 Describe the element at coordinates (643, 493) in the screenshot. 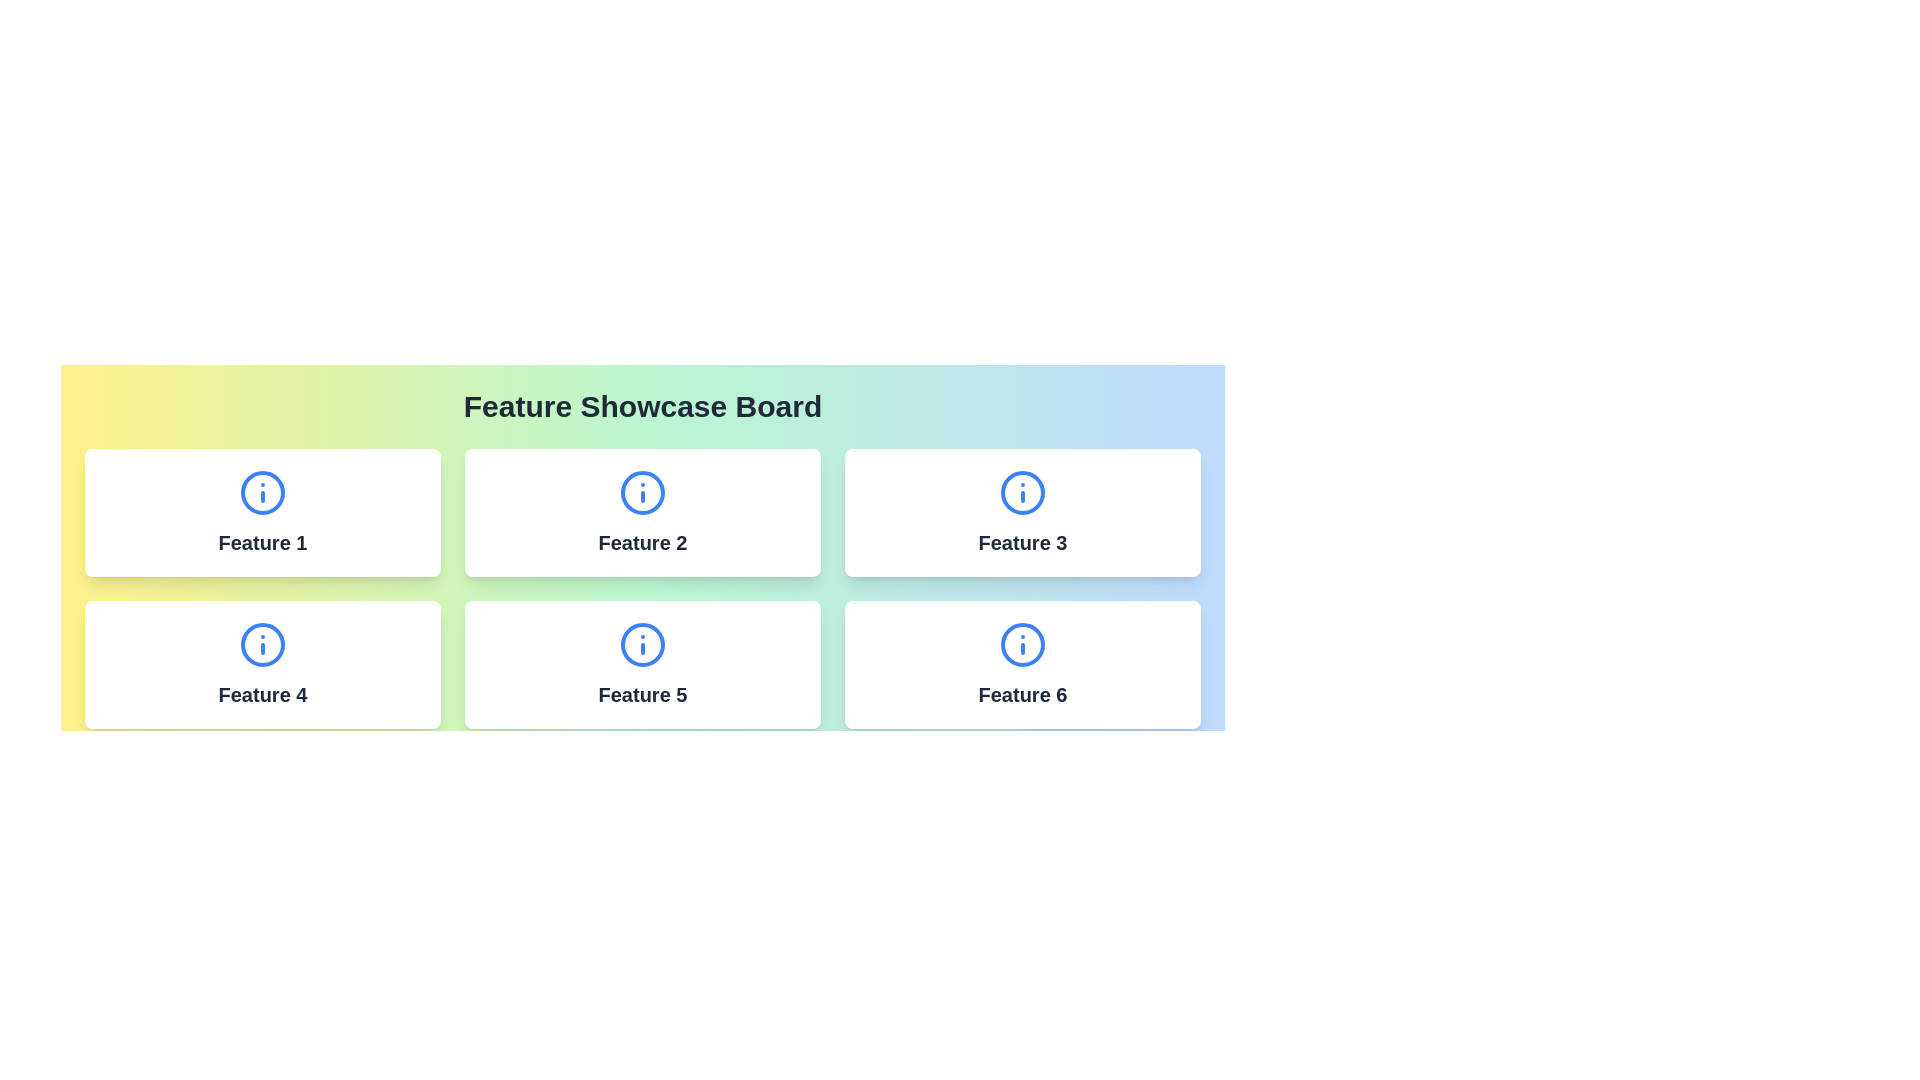

I see `the circular vector graphic in the second feature box, first row and second column, which serves as a visual indicator for information` at that location.